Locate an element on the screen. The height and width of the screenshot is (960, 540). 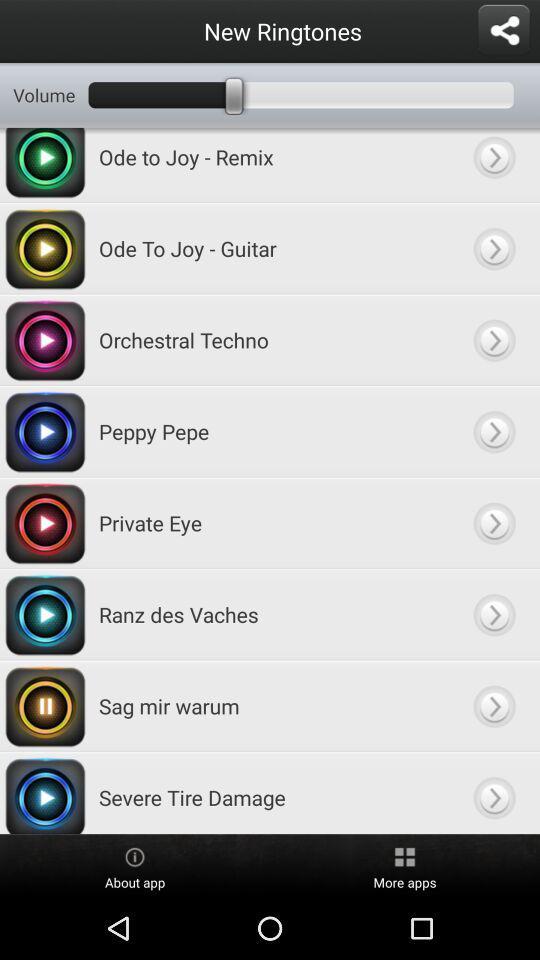
back is located at coordinates (493, 706).